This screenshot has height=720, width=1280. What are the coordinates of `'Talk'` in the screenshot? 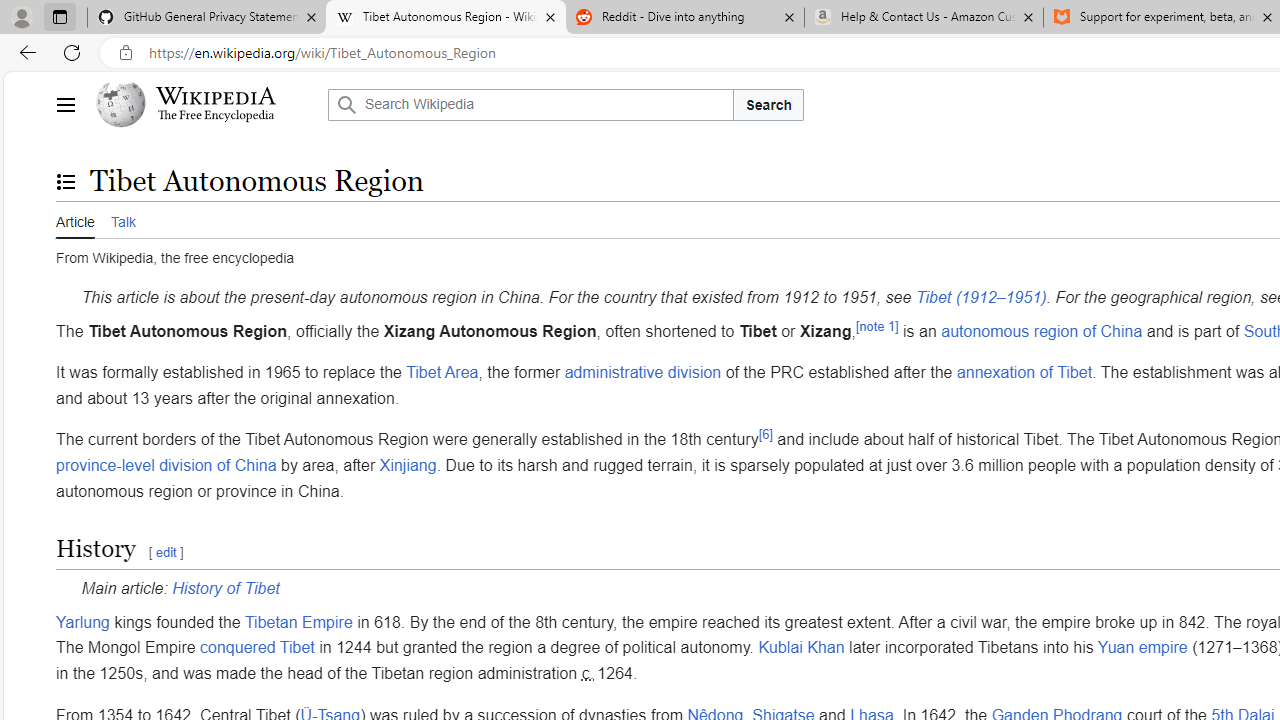 It's located at (121, 219).